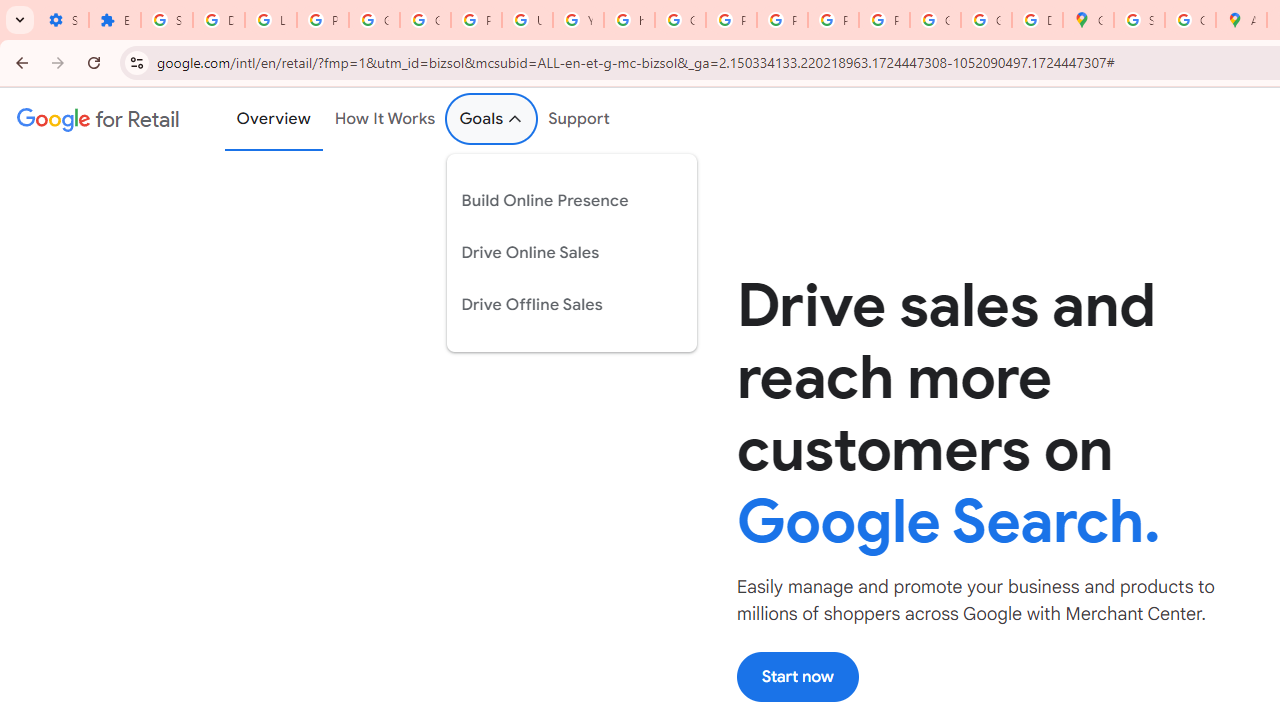  I want to click on 'Support', so click(578, 119).